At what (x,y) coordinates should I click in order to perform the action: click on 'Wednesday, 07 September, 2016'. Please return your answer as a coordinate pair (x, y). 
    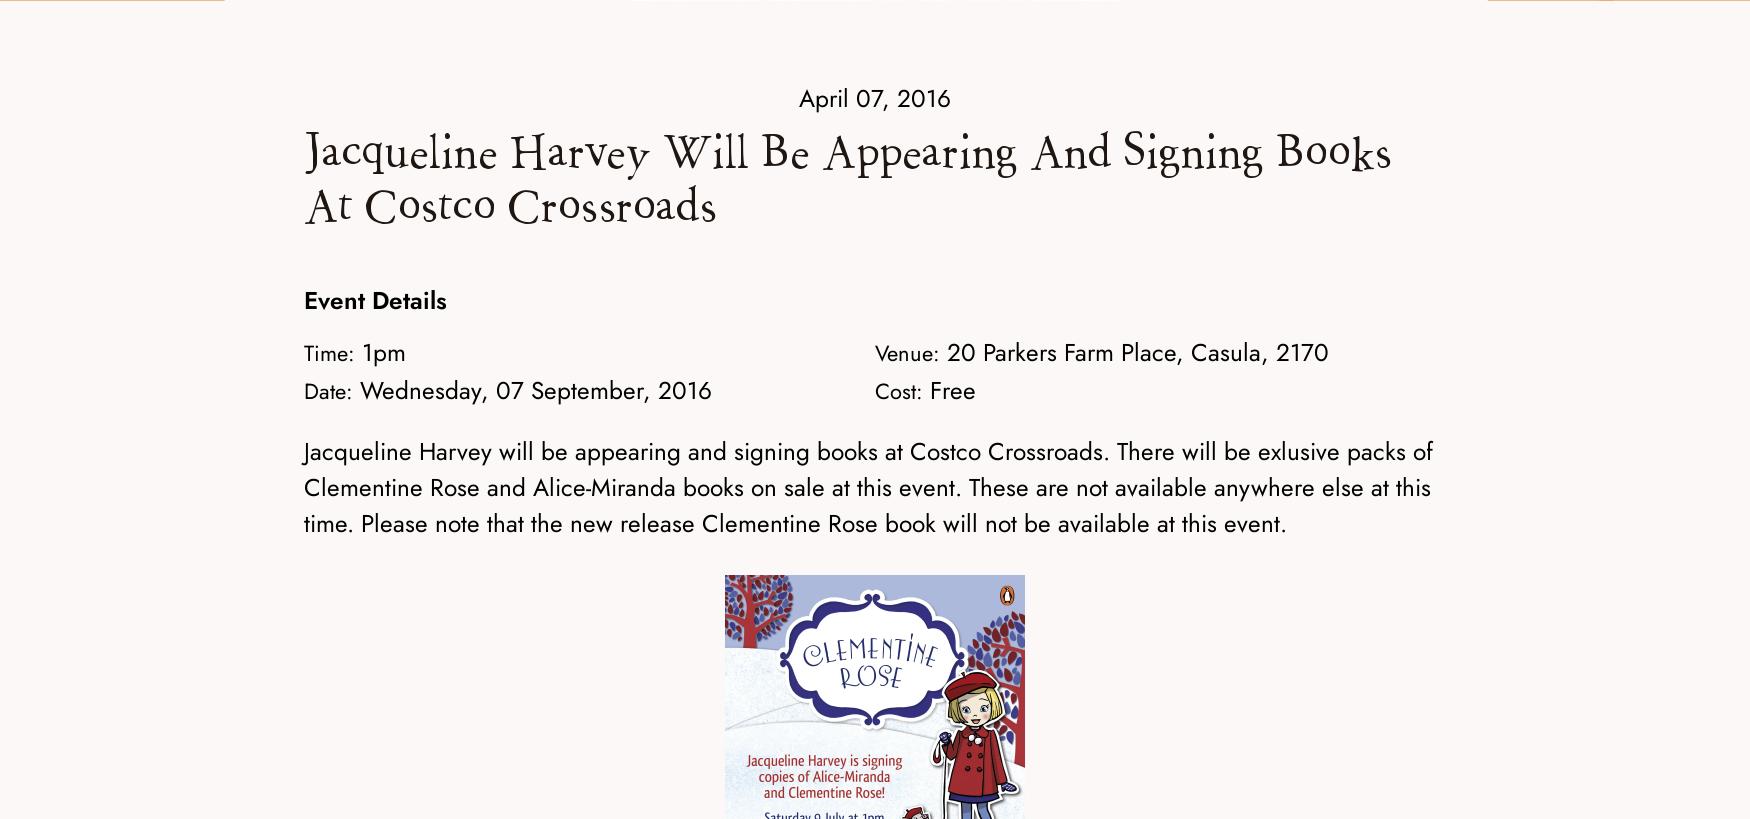
    Looking at the image, I should click on (533, 388).